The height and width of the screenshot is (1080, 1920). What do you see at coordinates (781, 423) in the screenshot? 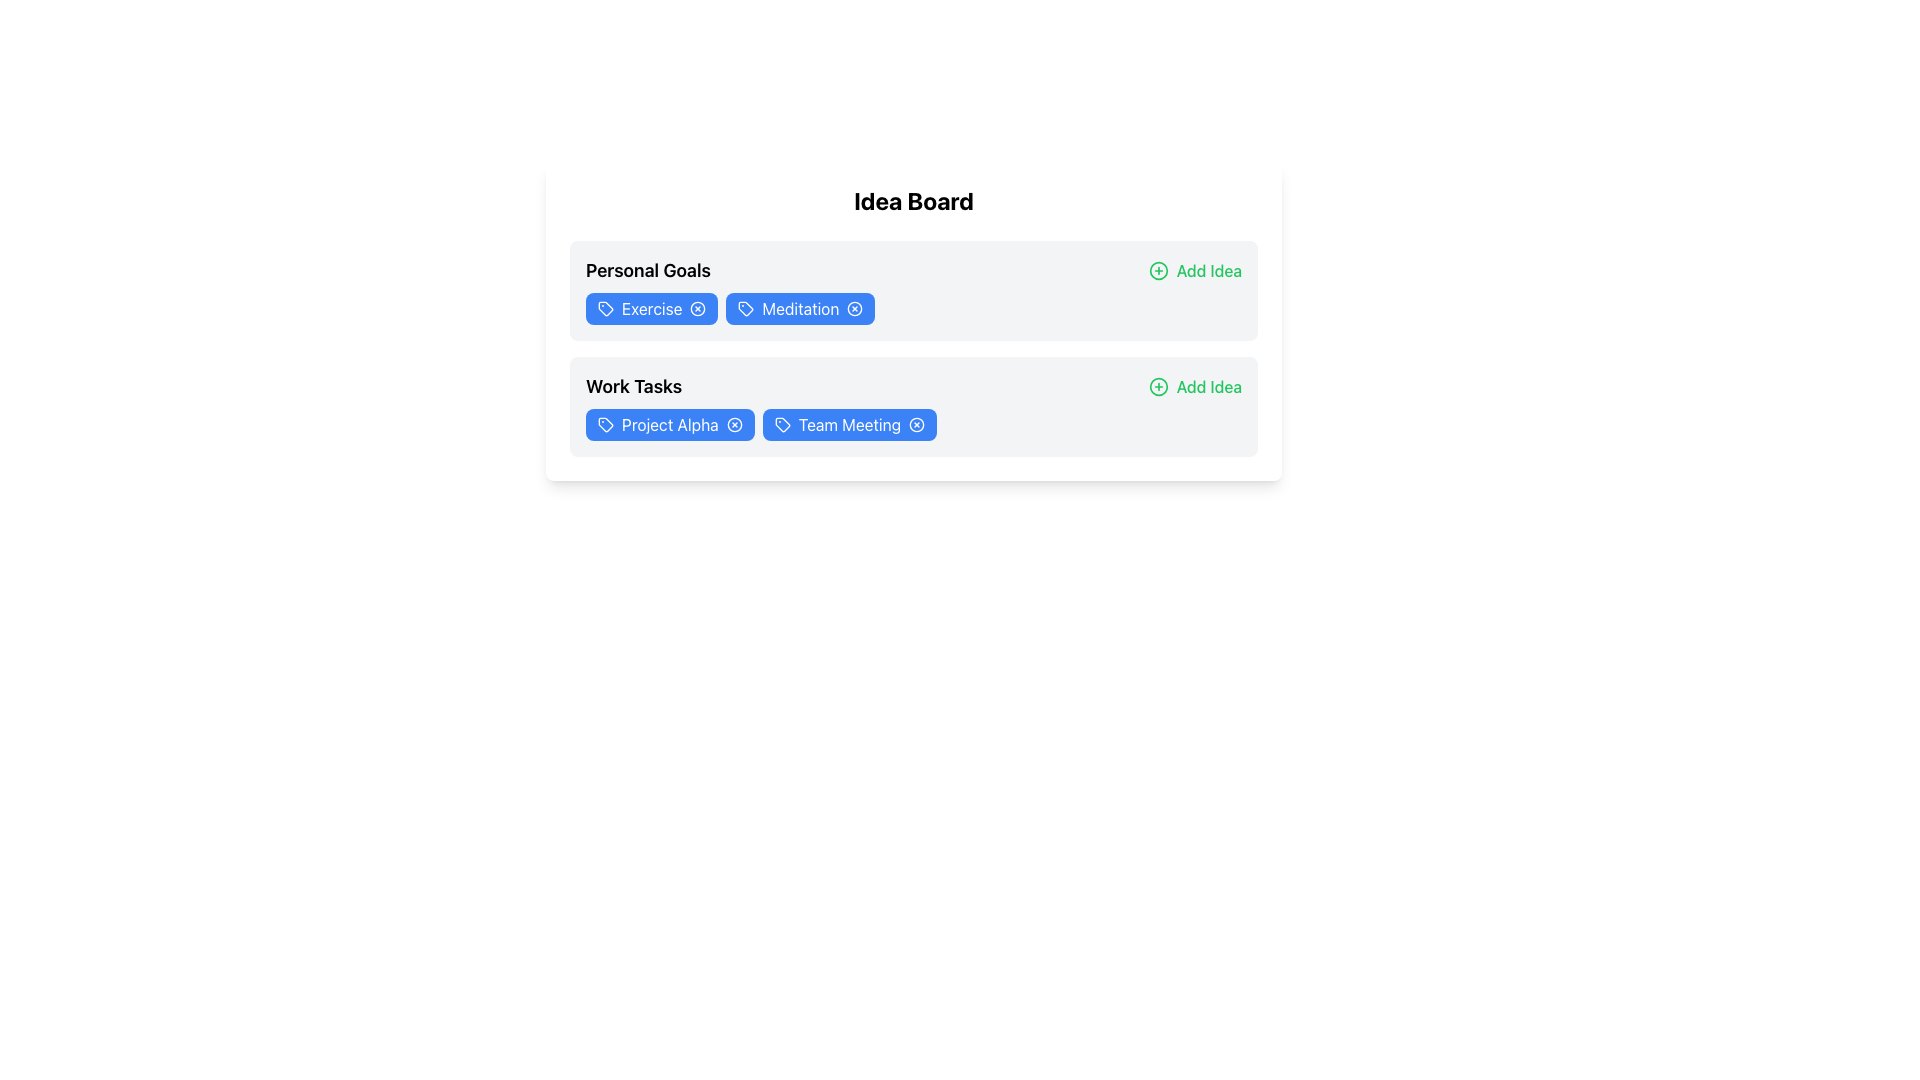
I see `the icon element resembling a tag with a blue background and a white outline, located within the 'Team Meeting' item in the 'Work Tasks' section` at bounding box center [781, 423].